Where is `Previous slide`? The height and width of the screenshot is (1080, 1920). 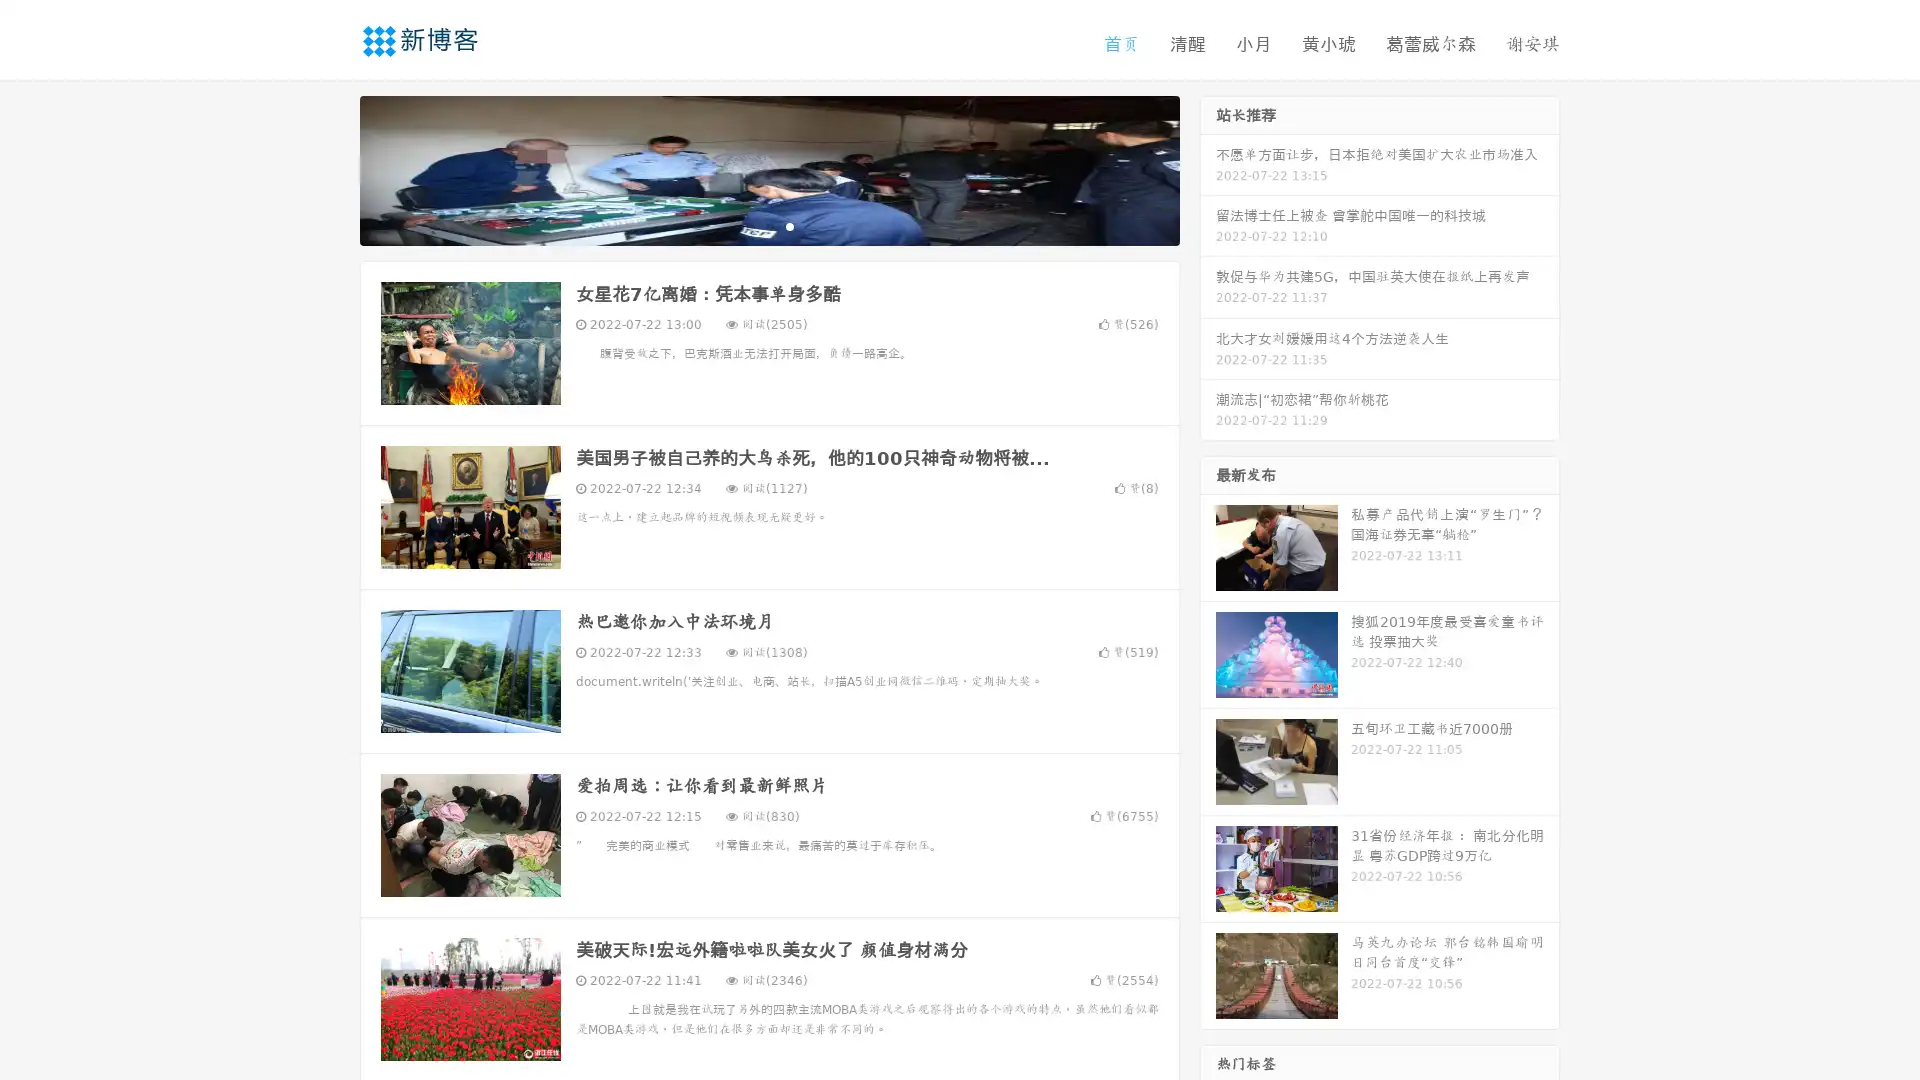 Previous slide is located at coordinates (330, 168).